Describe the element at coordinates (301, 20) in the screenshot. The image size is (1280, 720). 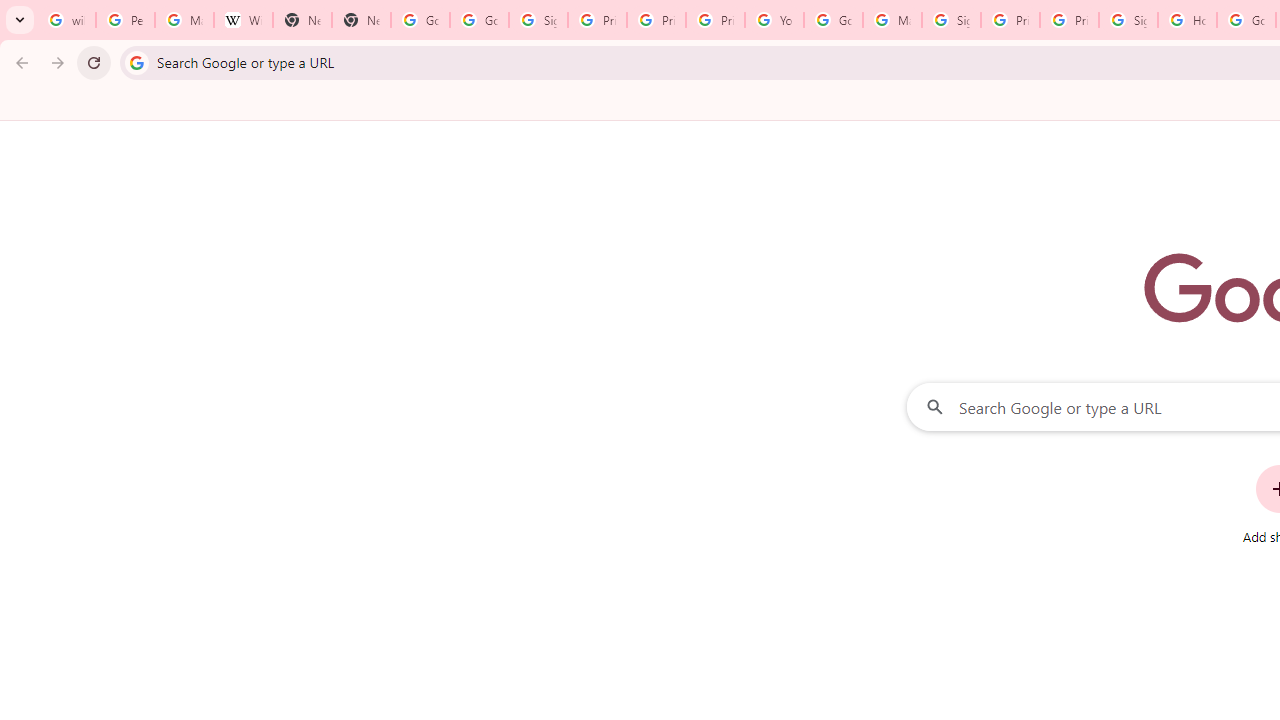
I see `'New Tab'` at that location.